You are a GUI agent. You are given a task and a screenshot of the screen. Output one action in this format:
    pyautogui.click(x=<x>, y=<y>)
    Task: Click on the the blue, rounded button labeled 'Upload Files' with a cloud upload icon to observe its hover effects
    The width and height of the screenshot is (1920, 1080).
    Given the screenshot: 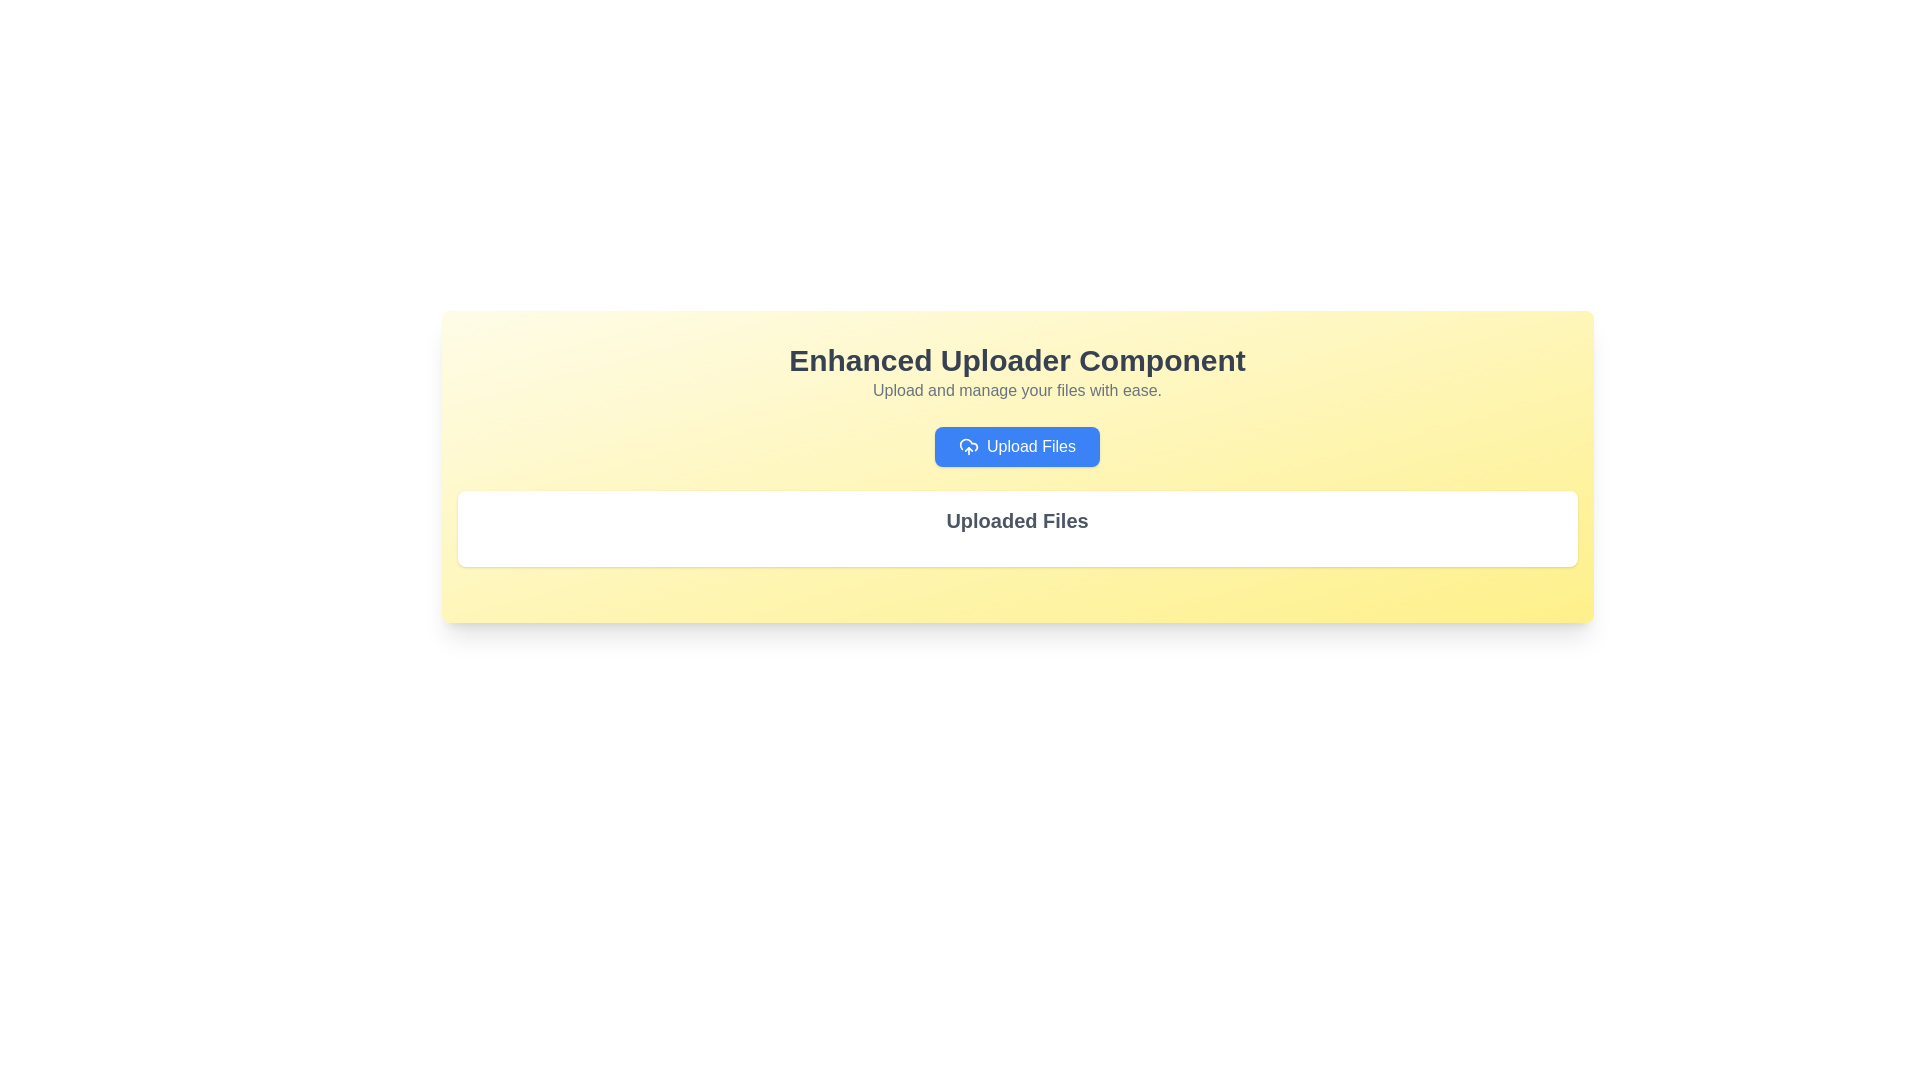 What is the action you would take?
    pyautogui.click(x=1017, y=446)
    